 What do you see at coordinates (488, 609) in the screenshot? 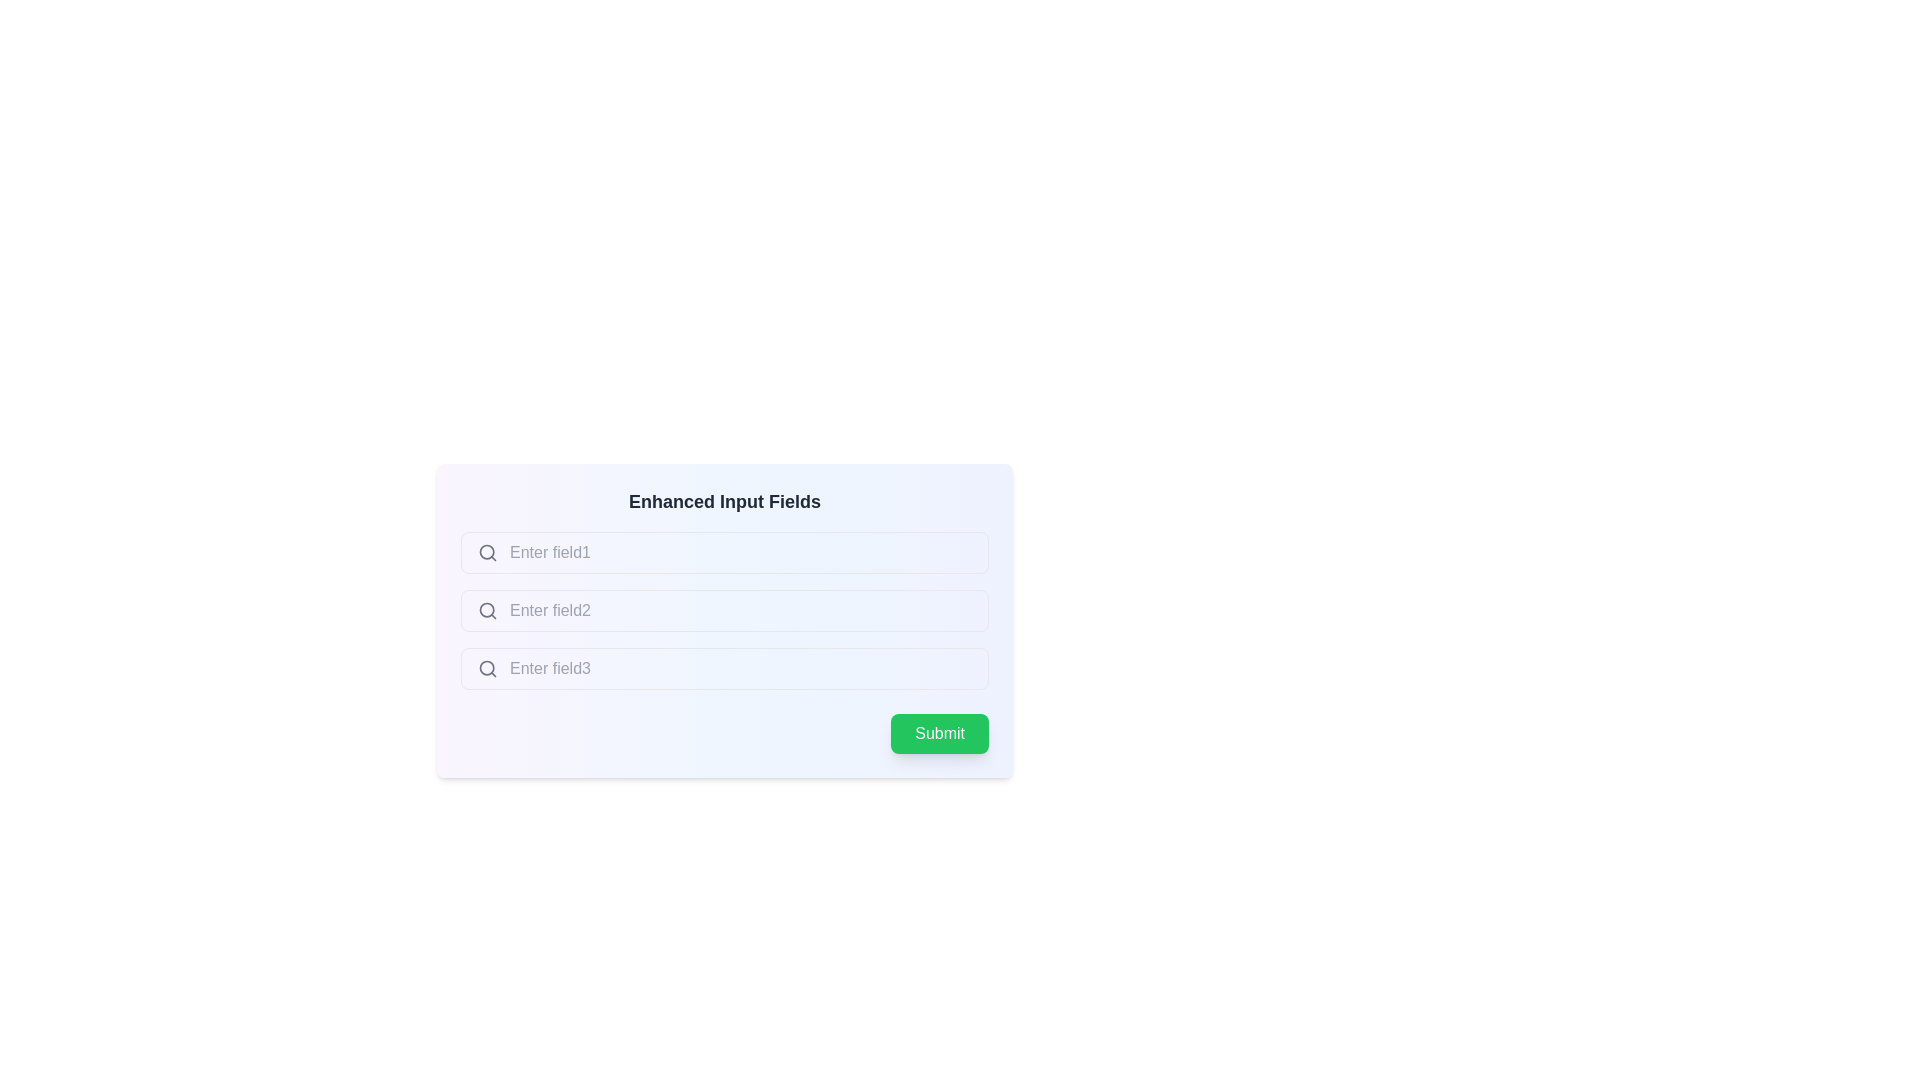
I see `the magnifying glass SVG icon that indicates the search functionality, located to the left of the placeholder text 'Enter field2' in the second input field` at bounding box center [488, 609].